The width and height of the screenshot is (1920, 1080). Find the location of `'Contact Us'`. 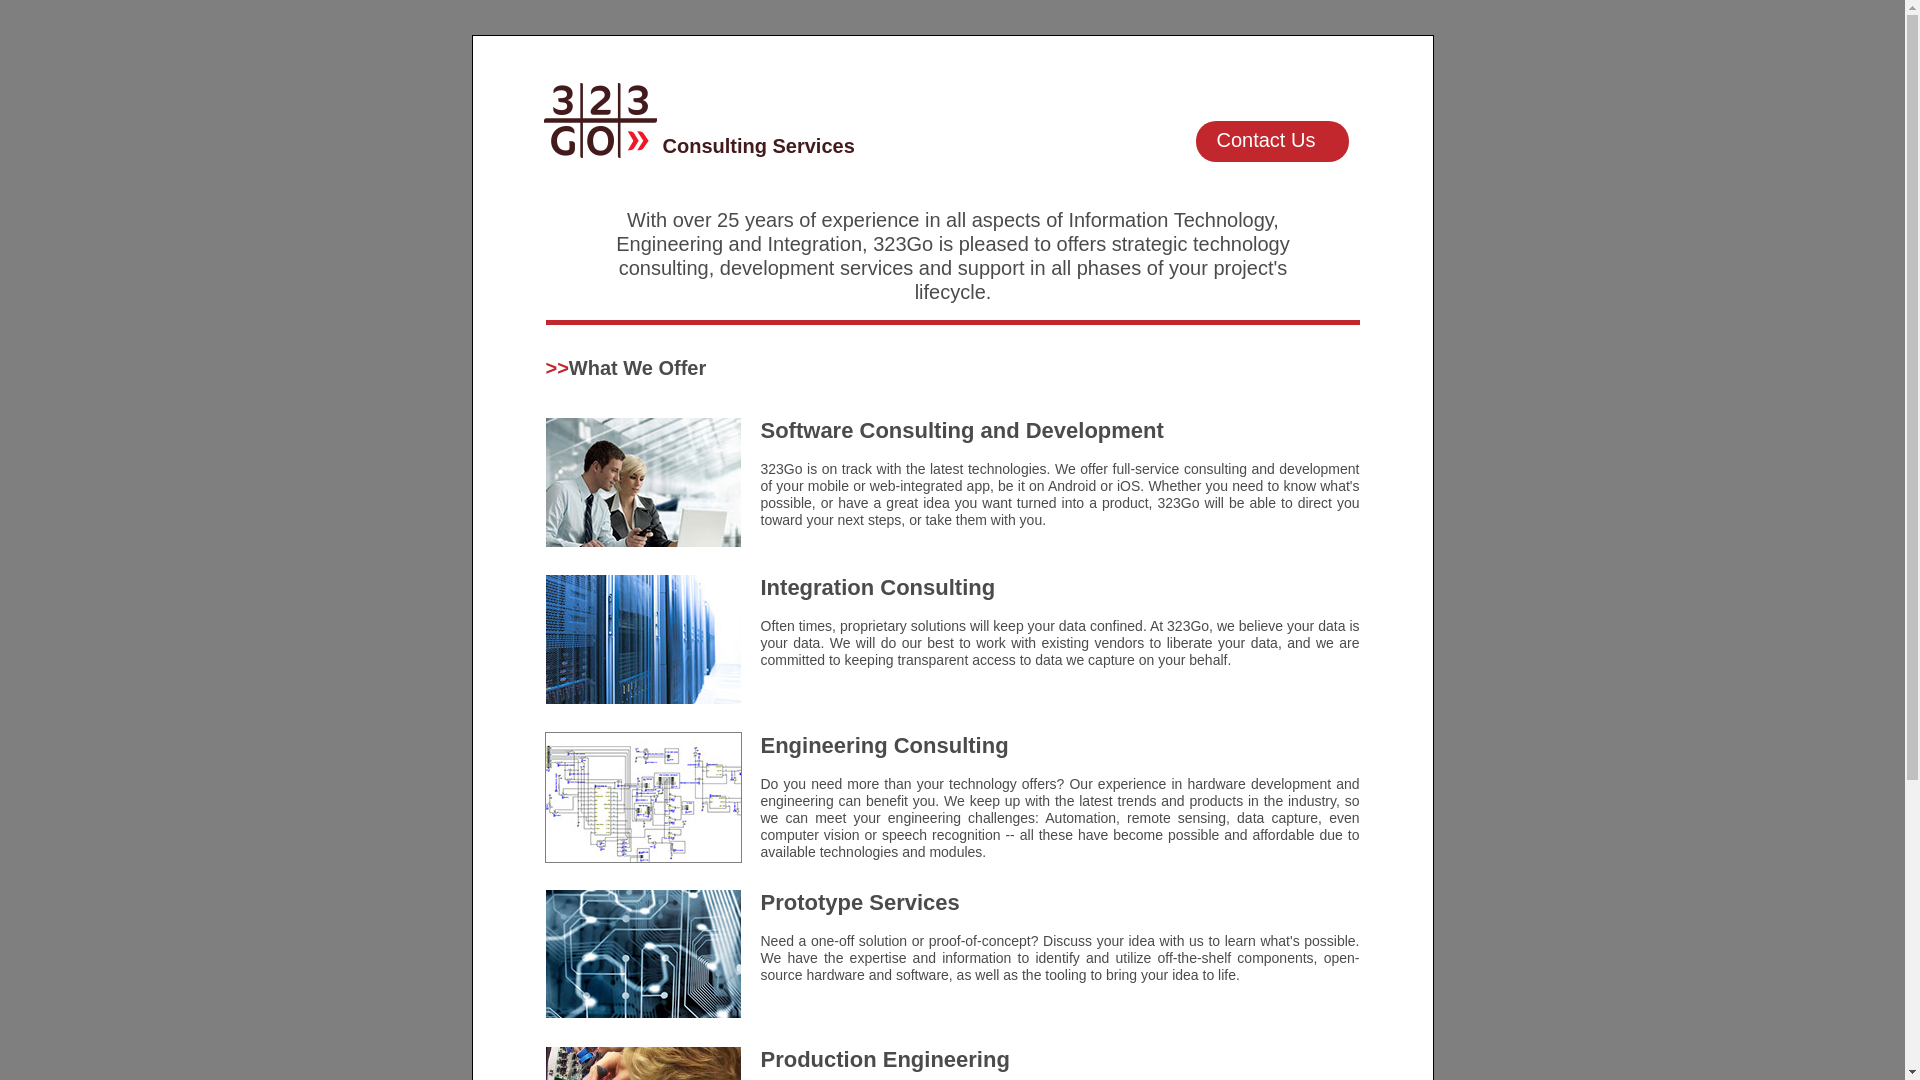

'Contact Us' is located at coordinates (1195, 140).